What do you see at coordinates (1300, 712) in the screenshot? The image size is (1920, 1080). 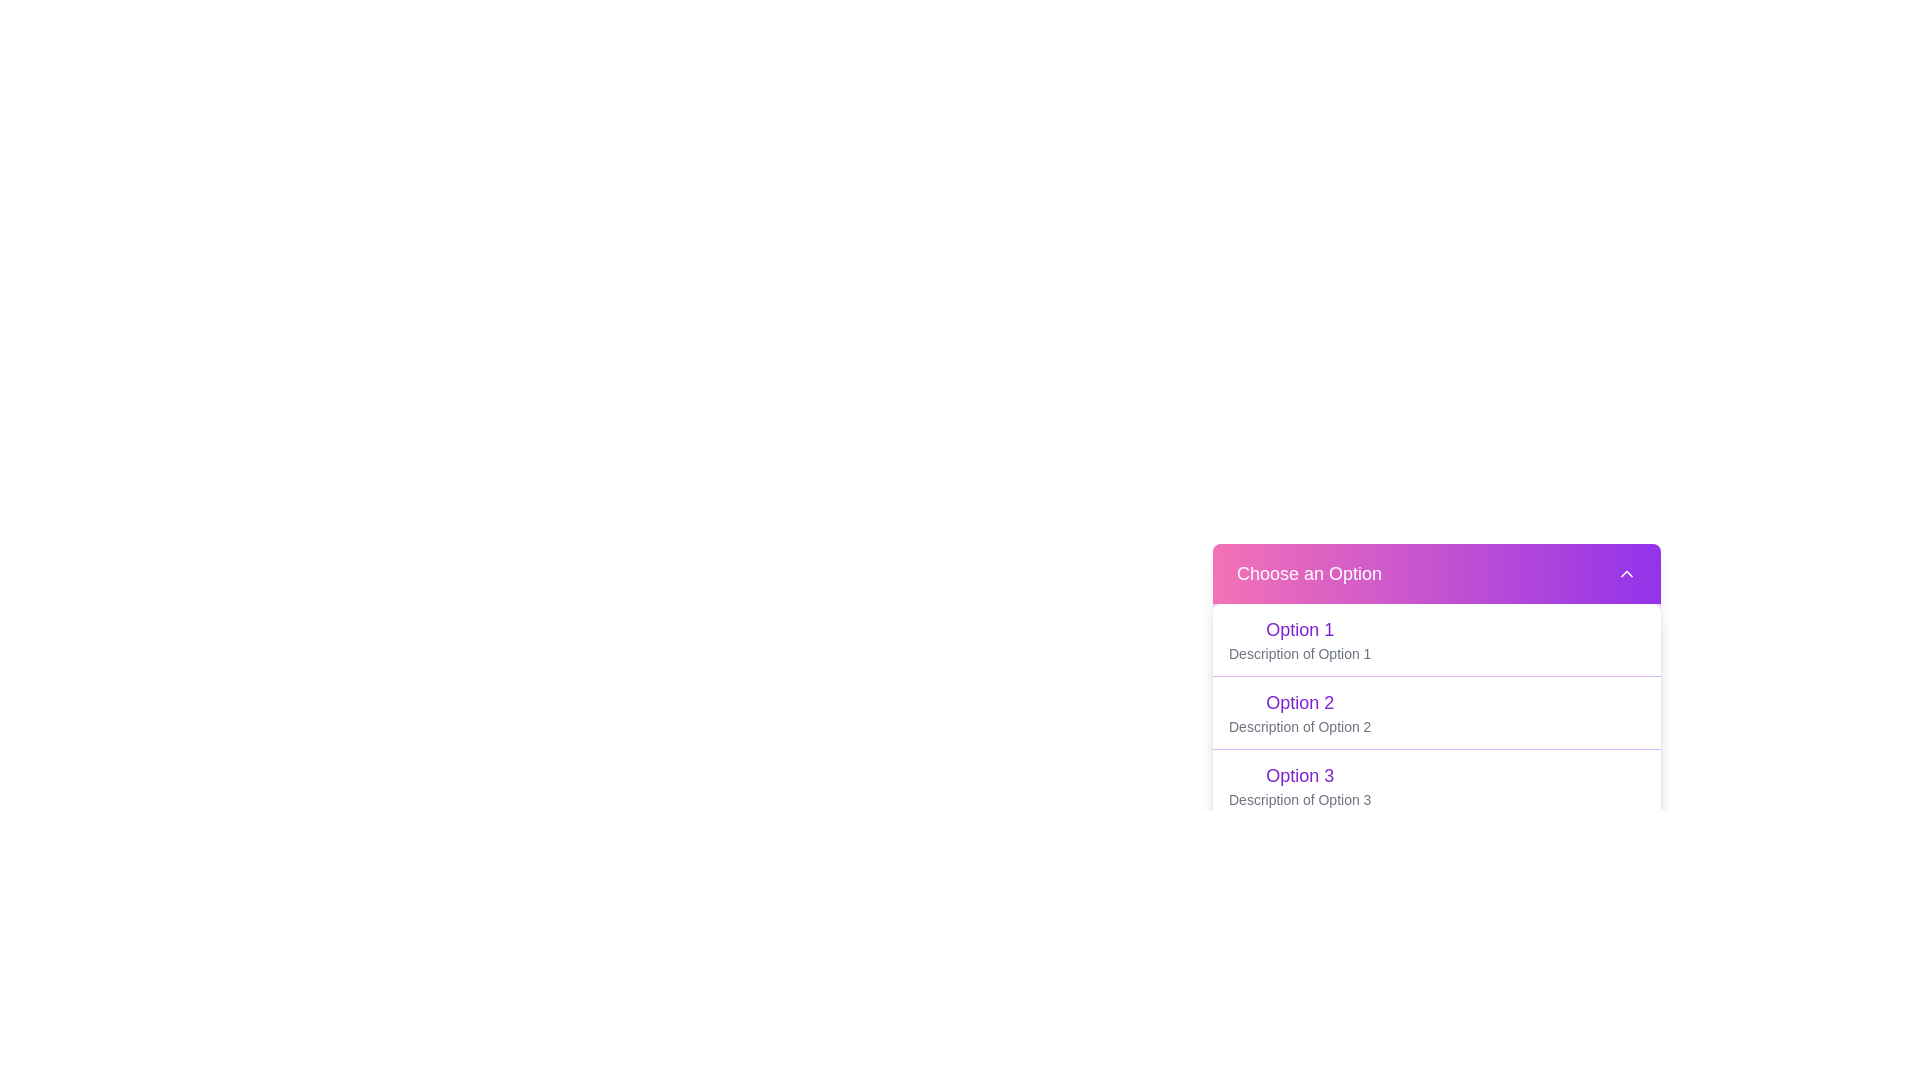 I see `displayed information from the label describing 'Option 2', which is located in the center of the selectable dropdown interface under the purple header 'Choose an Option'` at bounding box center [1300, 712].